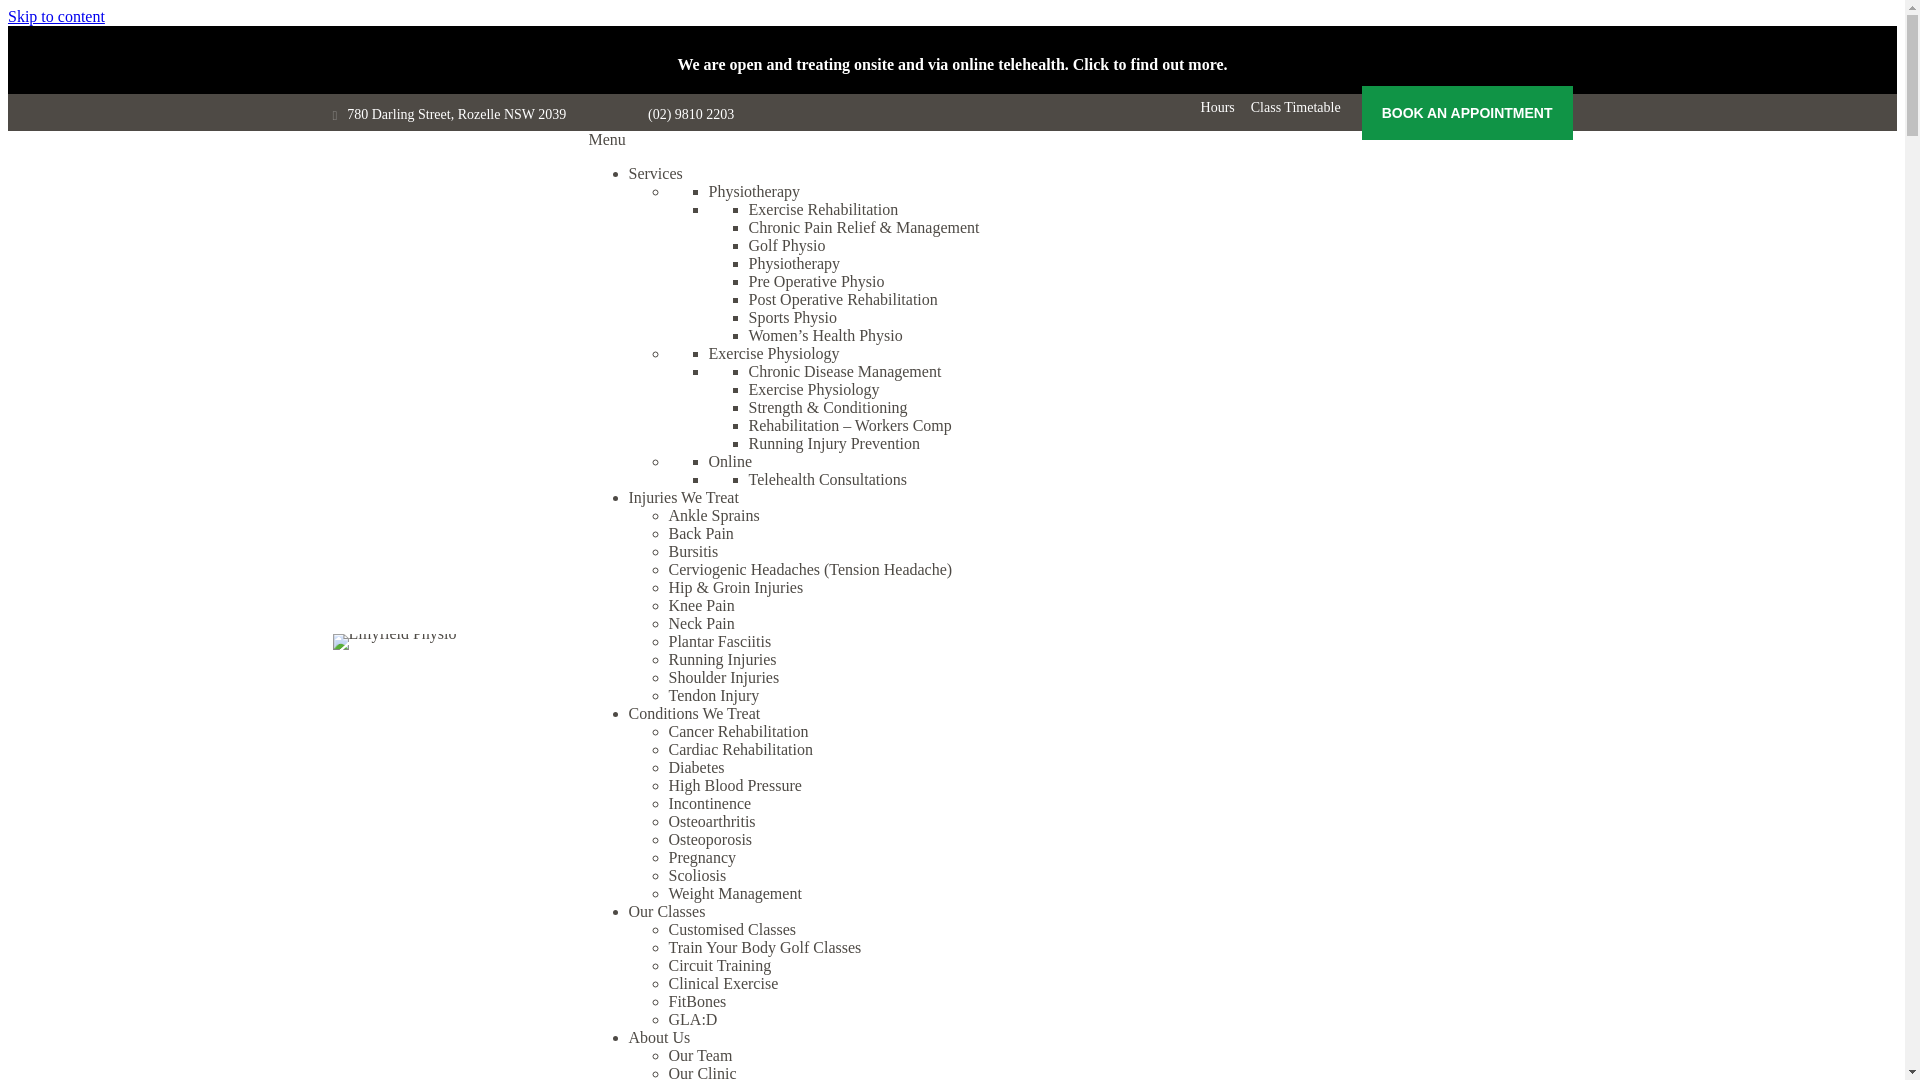 This screenshot has width=1920, height=1080. What do you see at coordinates (1235, 108) in the screenshot?
I see `'Class Timetable'` at bounding box center [1235, 108].